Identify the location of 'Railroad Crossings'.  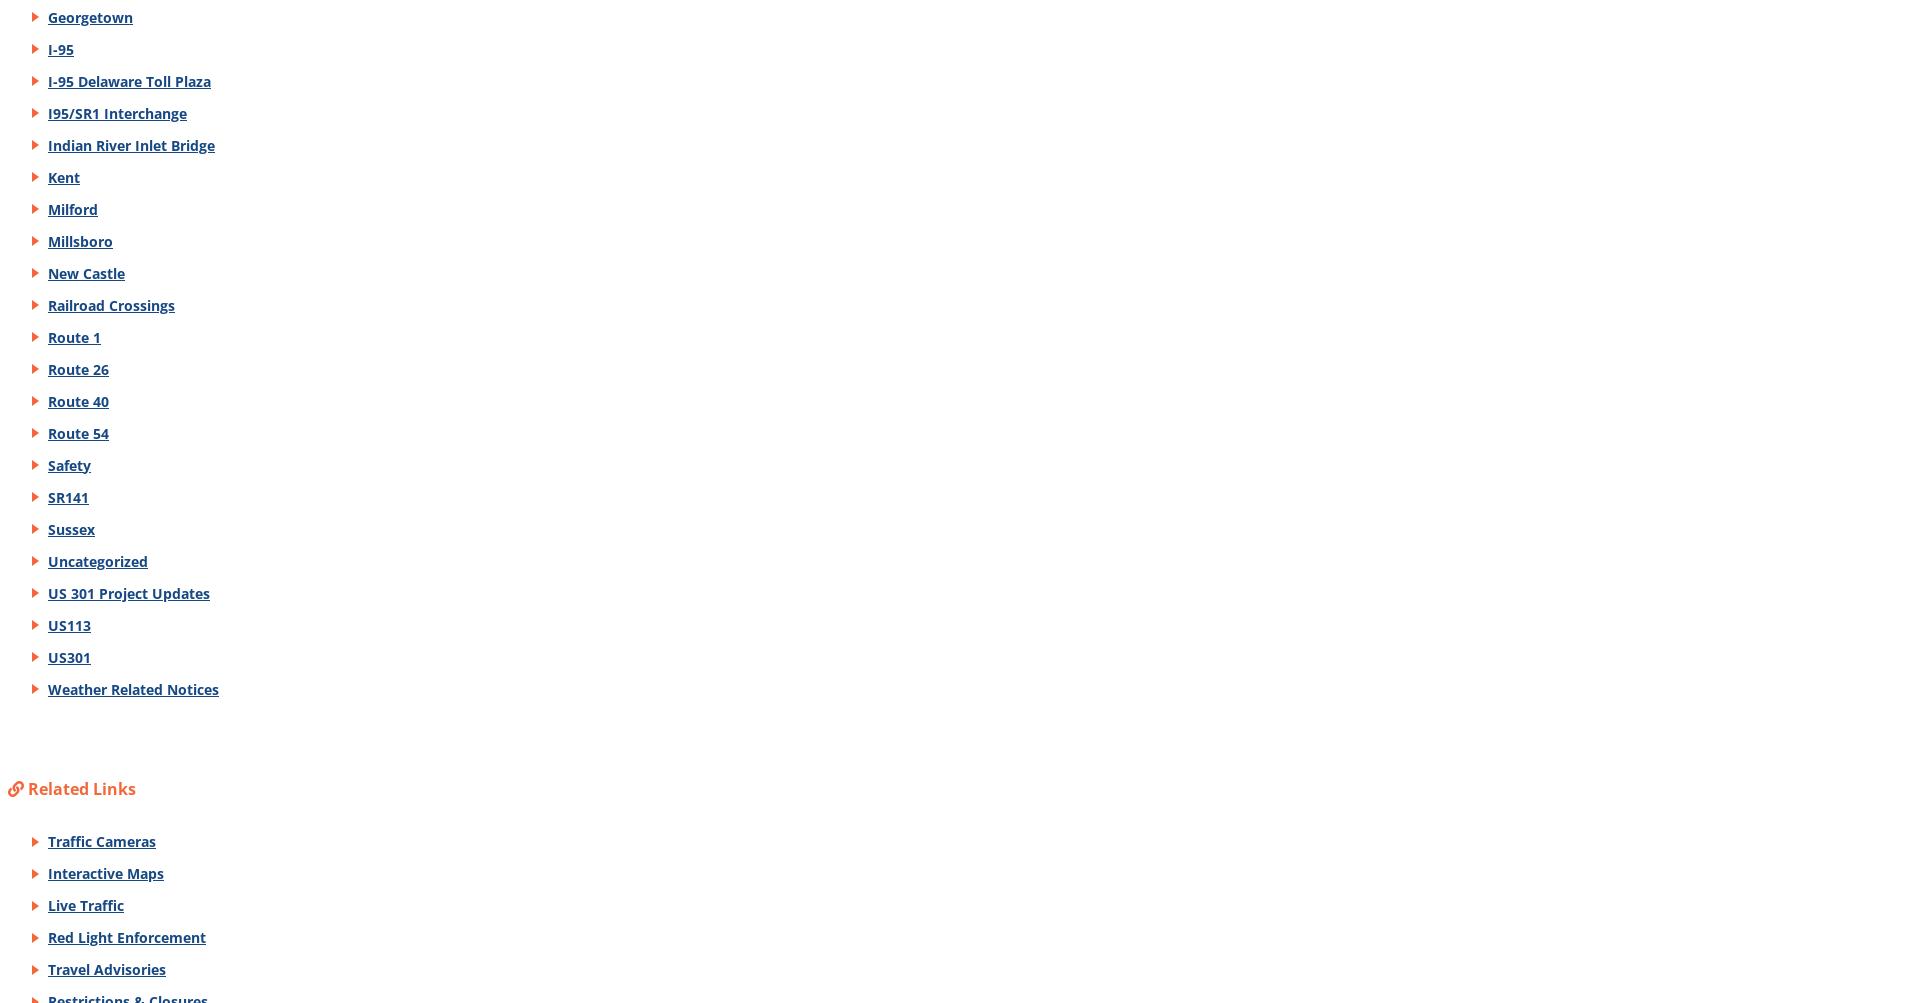
(110, 303).